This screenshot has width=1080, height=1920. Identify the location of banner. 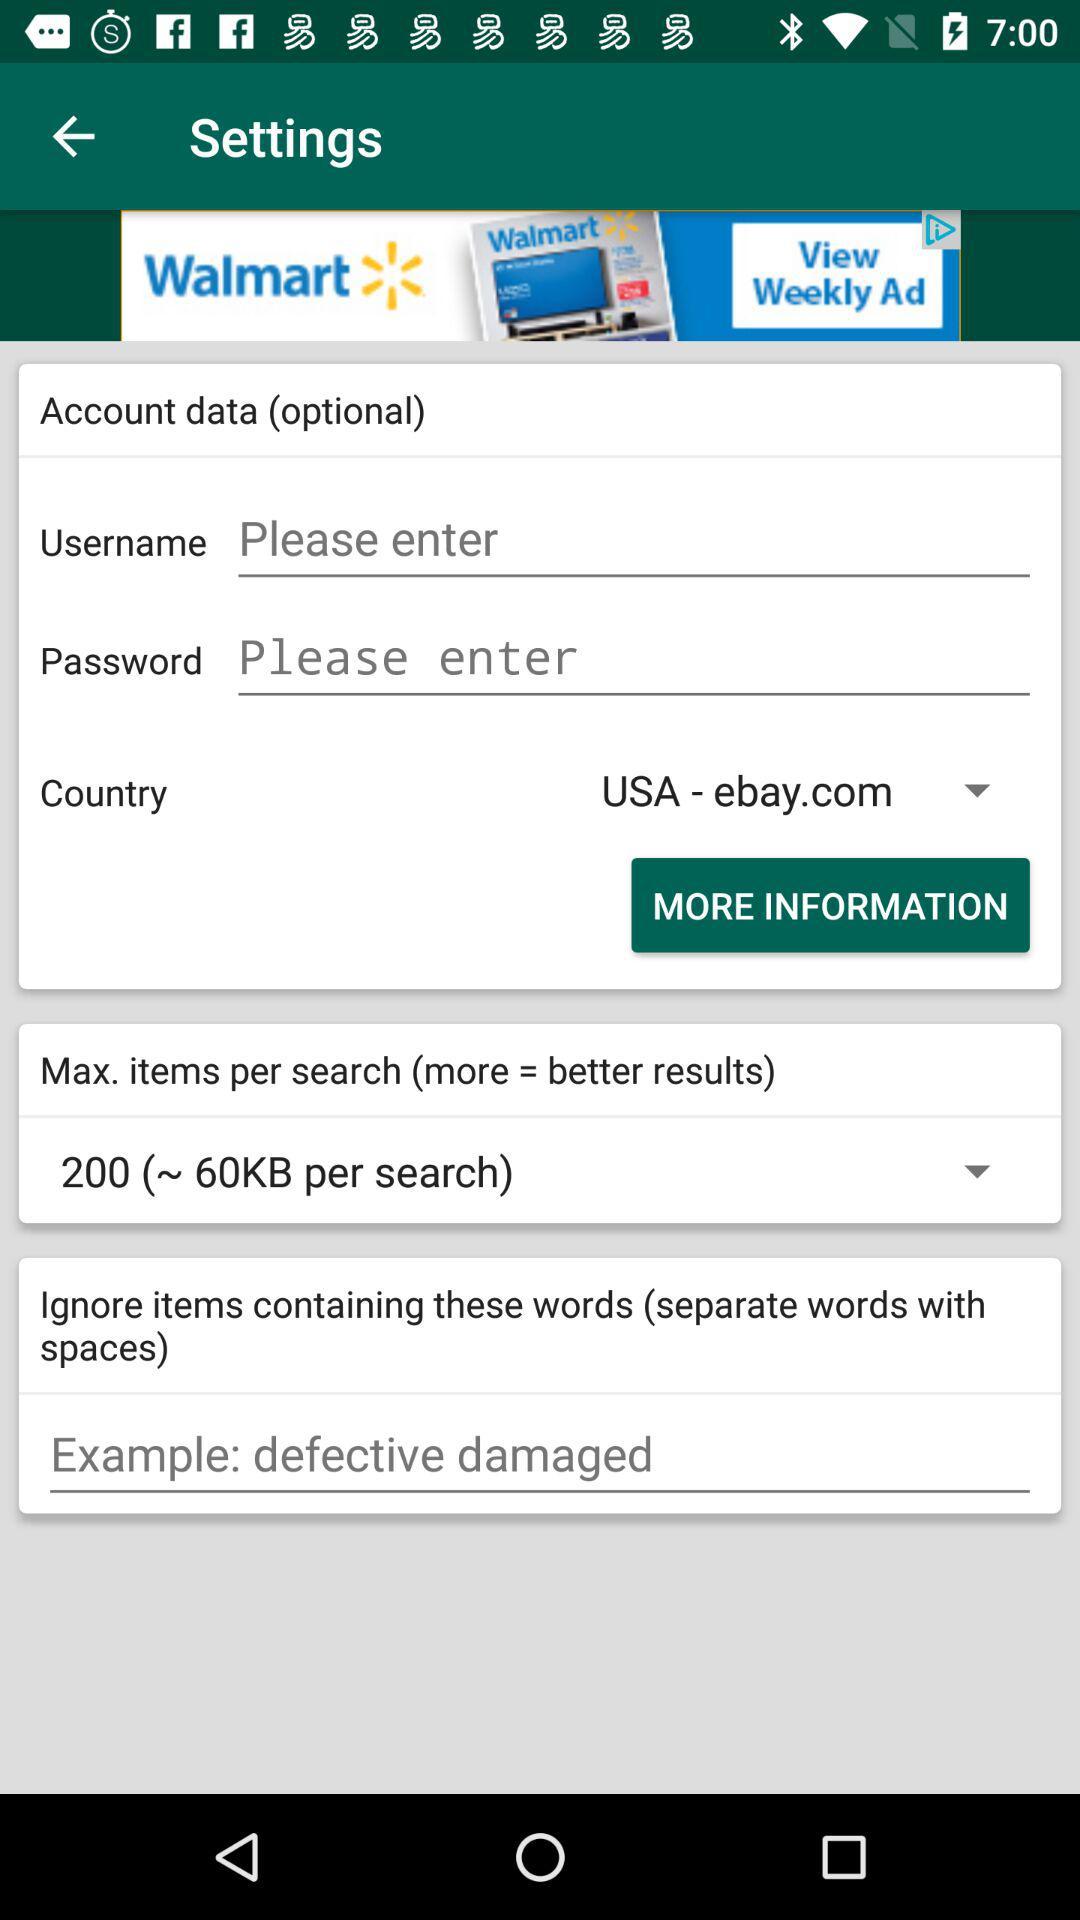
(540, 274).